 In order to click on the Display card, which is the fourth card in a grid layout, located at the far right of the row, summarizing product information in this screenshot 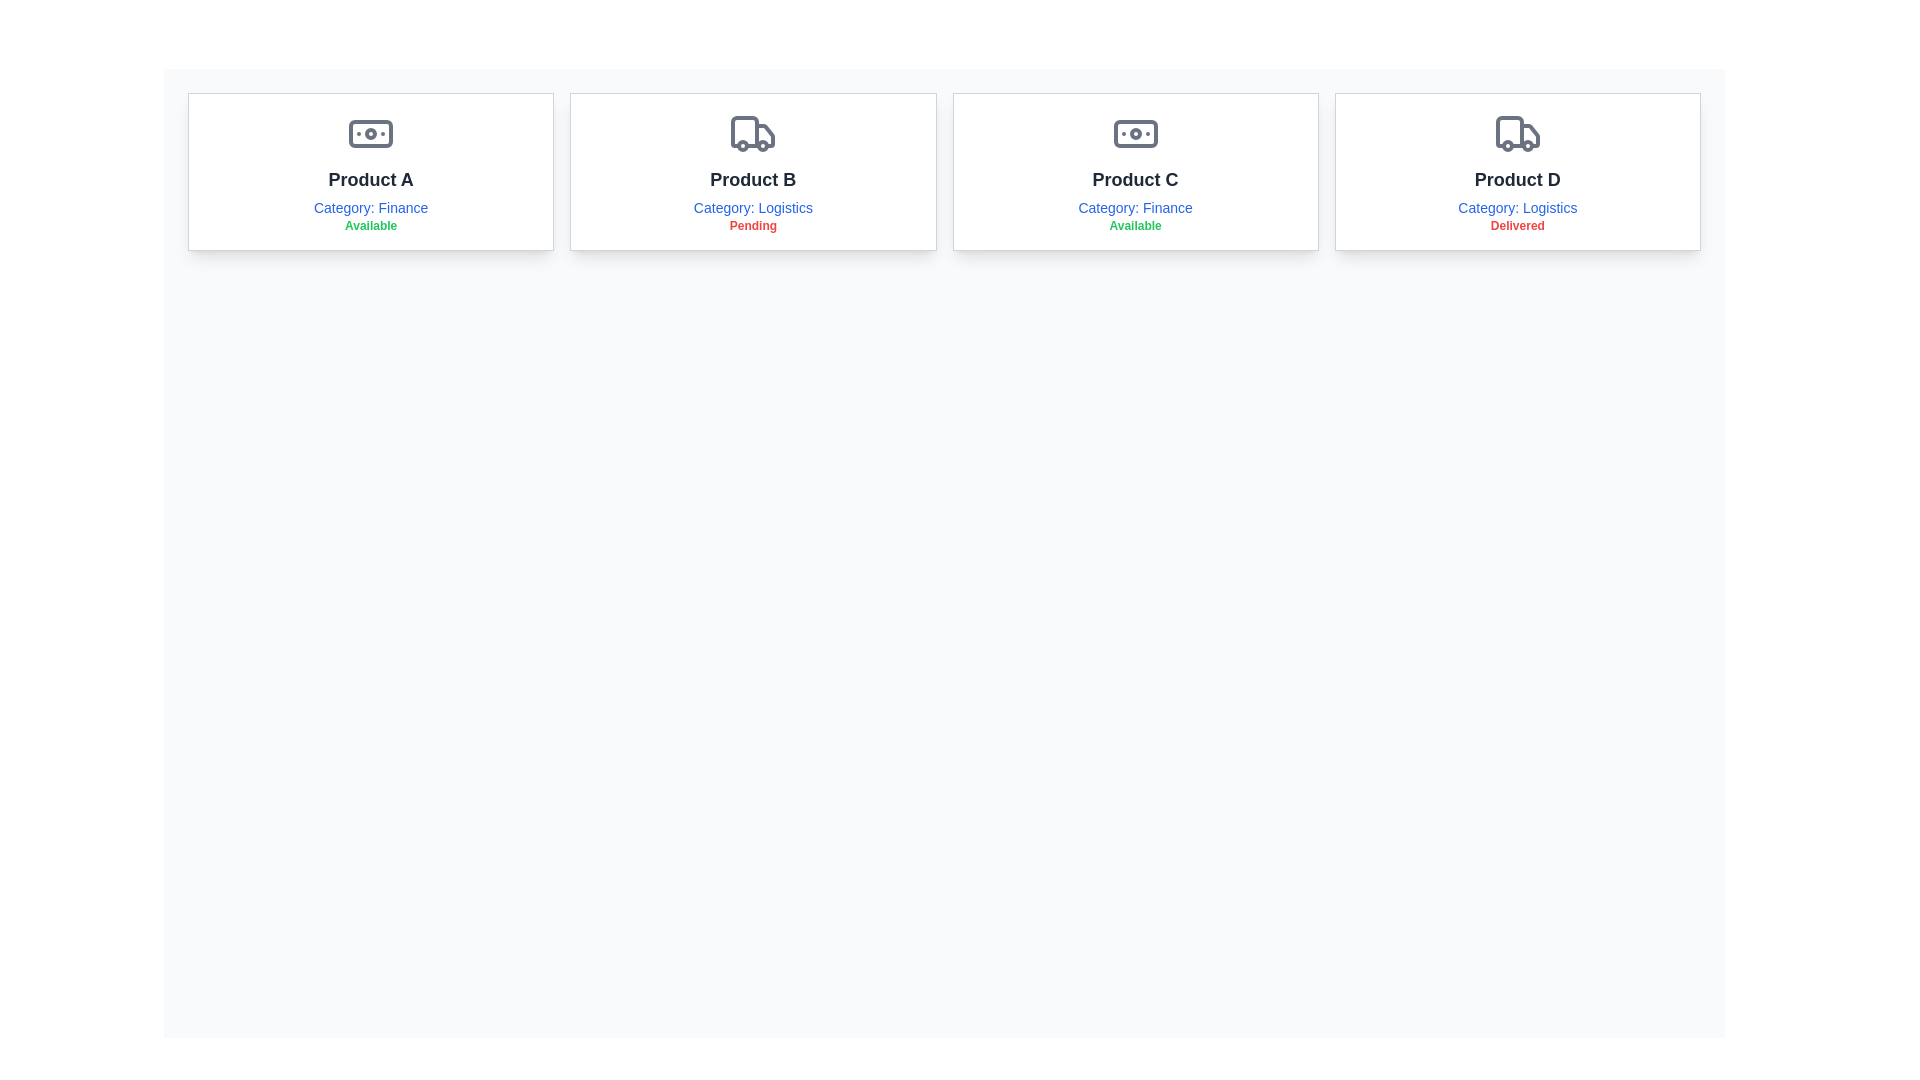, I will do `click(1517, 171)`.